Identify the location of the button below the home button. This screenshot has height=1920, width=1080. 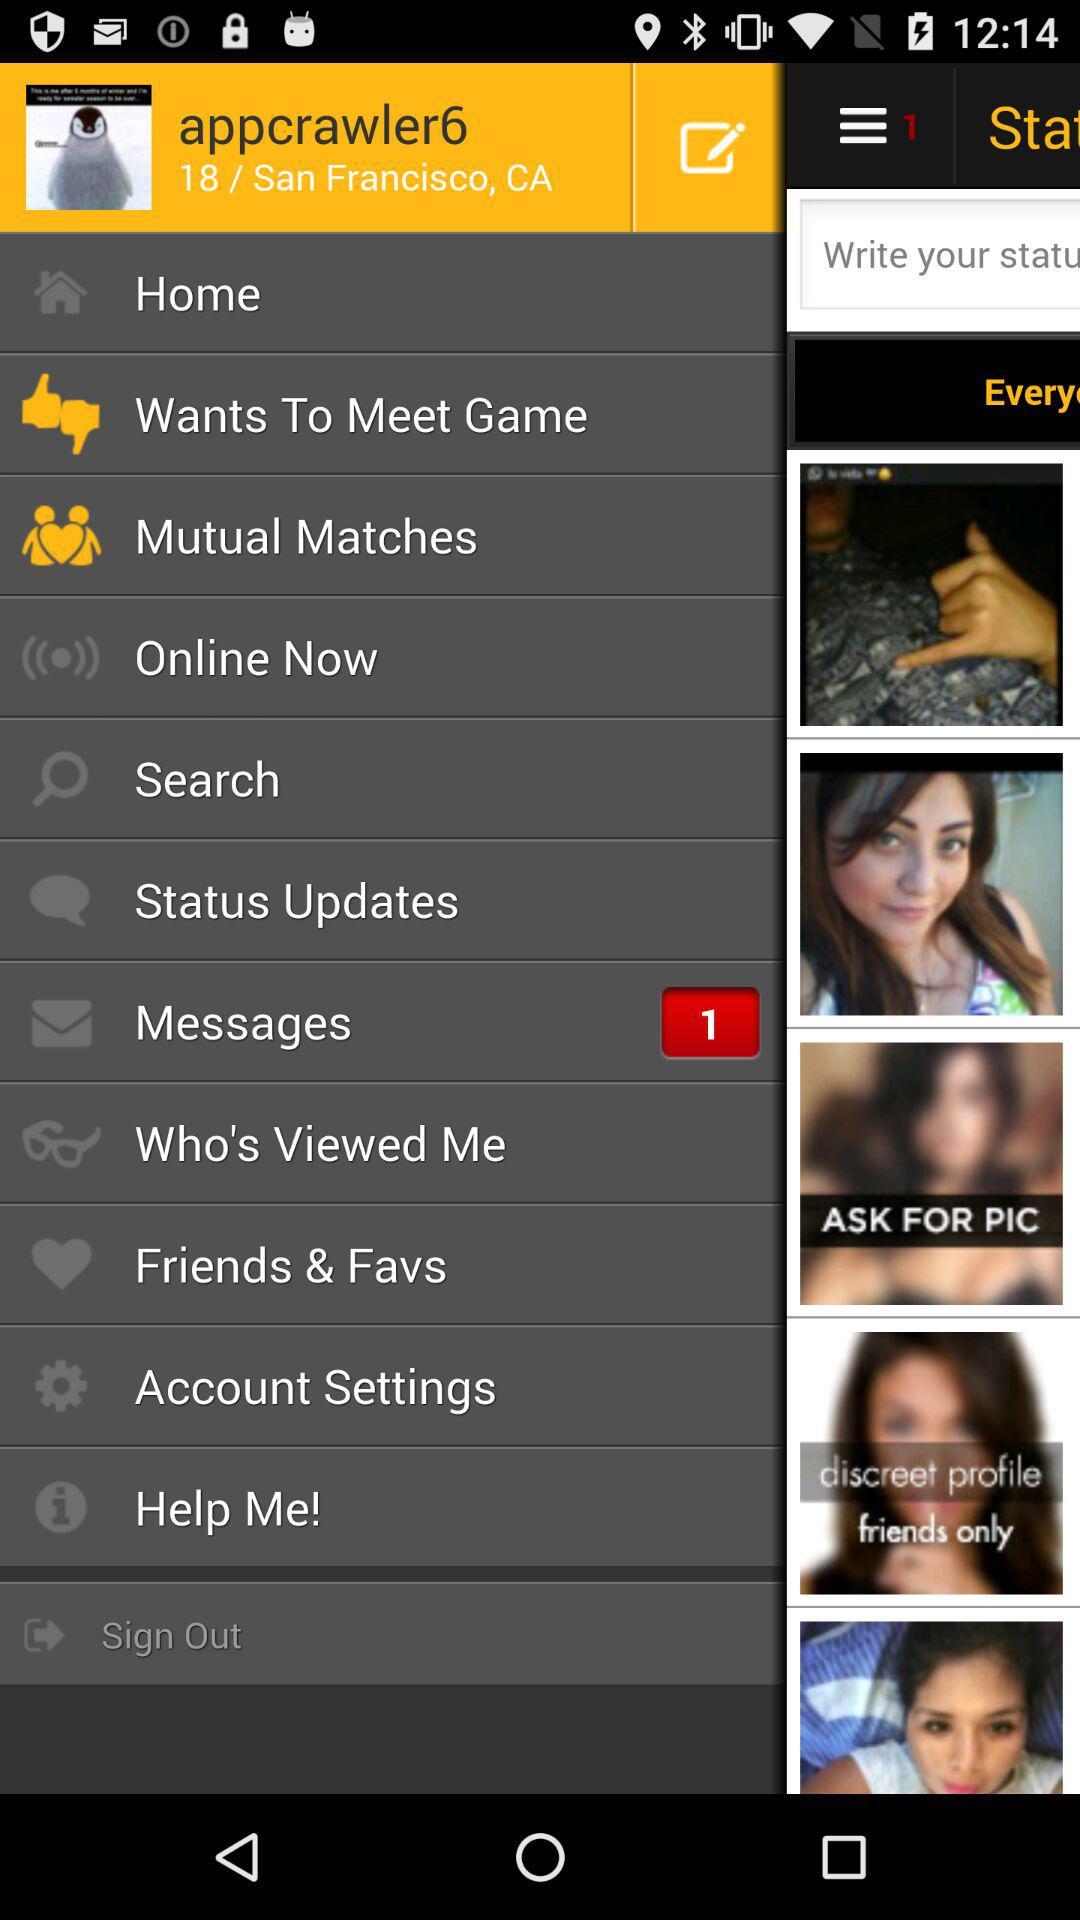
(393, 412).